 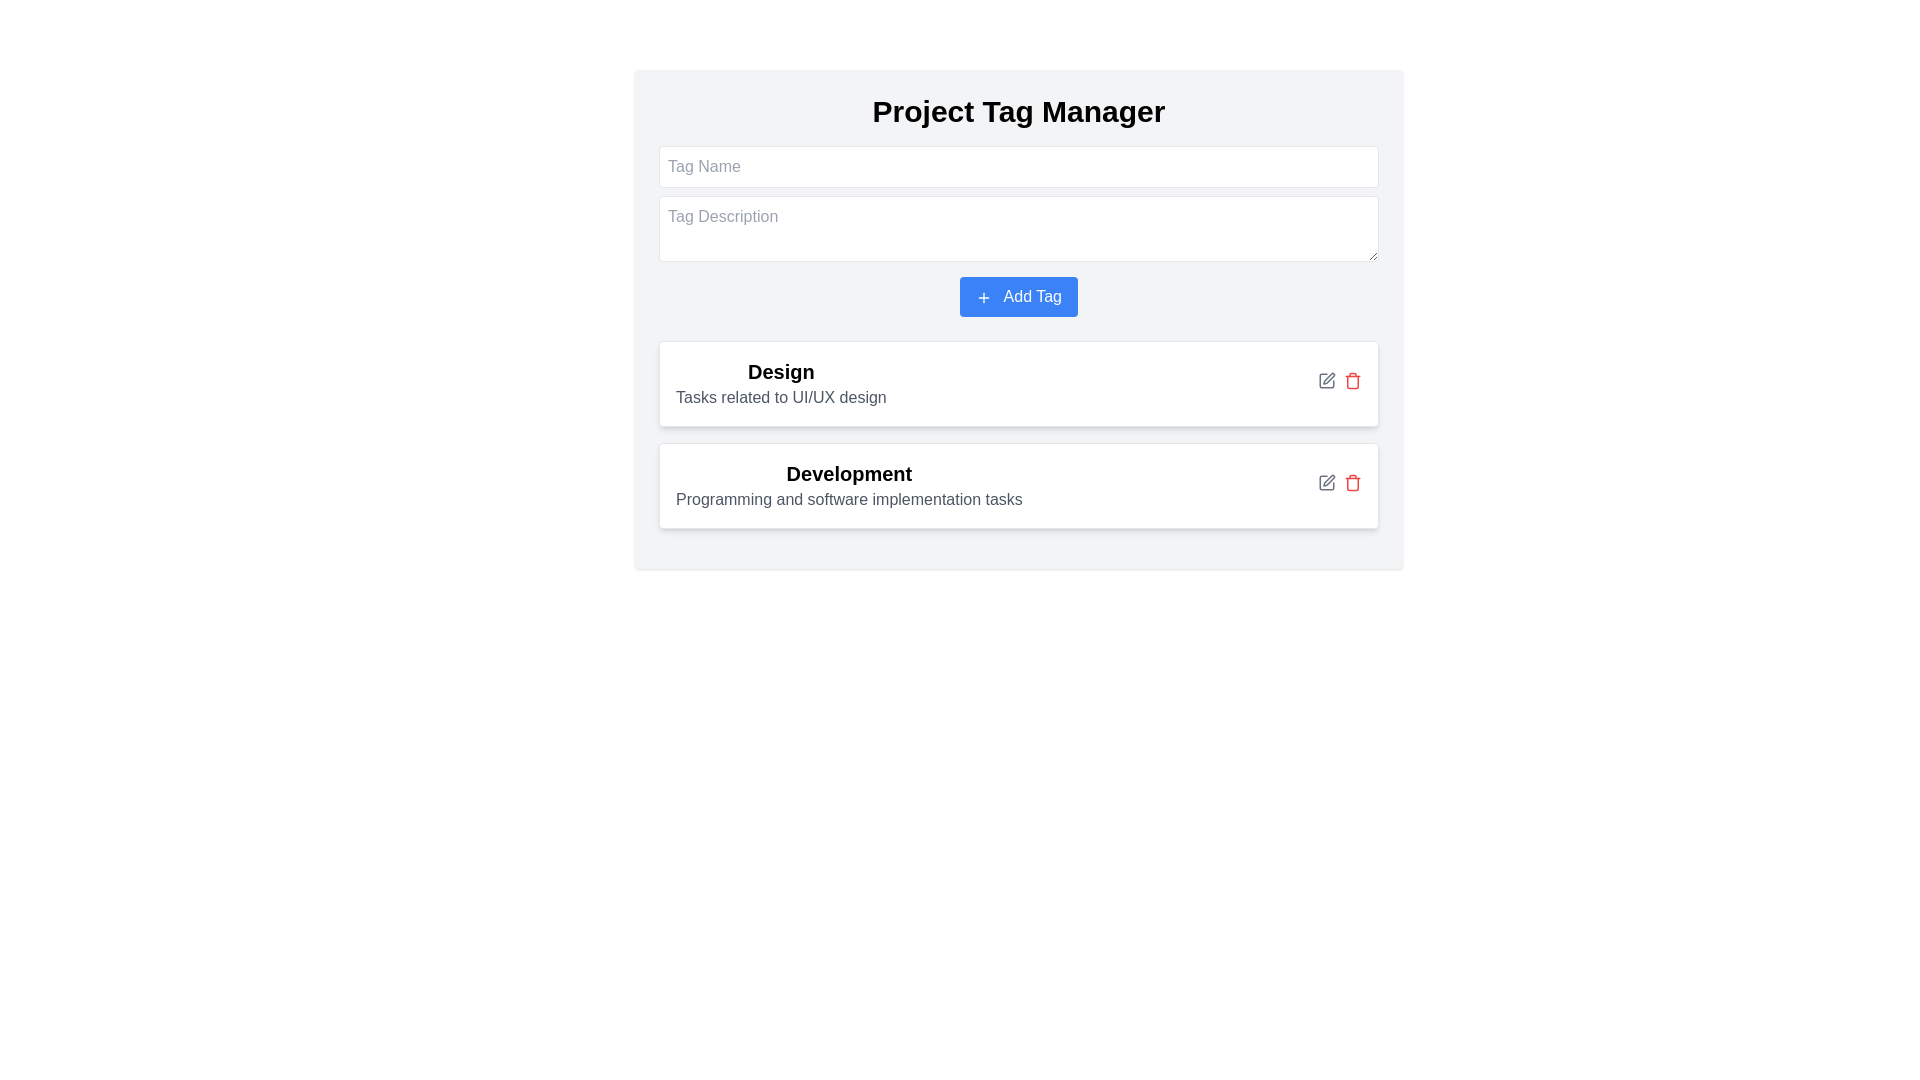 What do you see at coordinates (1353, 482) in the screenshot?
I see `the red trash bin icon button, which is located at the far right of the second list item` at bounding box center [1353, 482].